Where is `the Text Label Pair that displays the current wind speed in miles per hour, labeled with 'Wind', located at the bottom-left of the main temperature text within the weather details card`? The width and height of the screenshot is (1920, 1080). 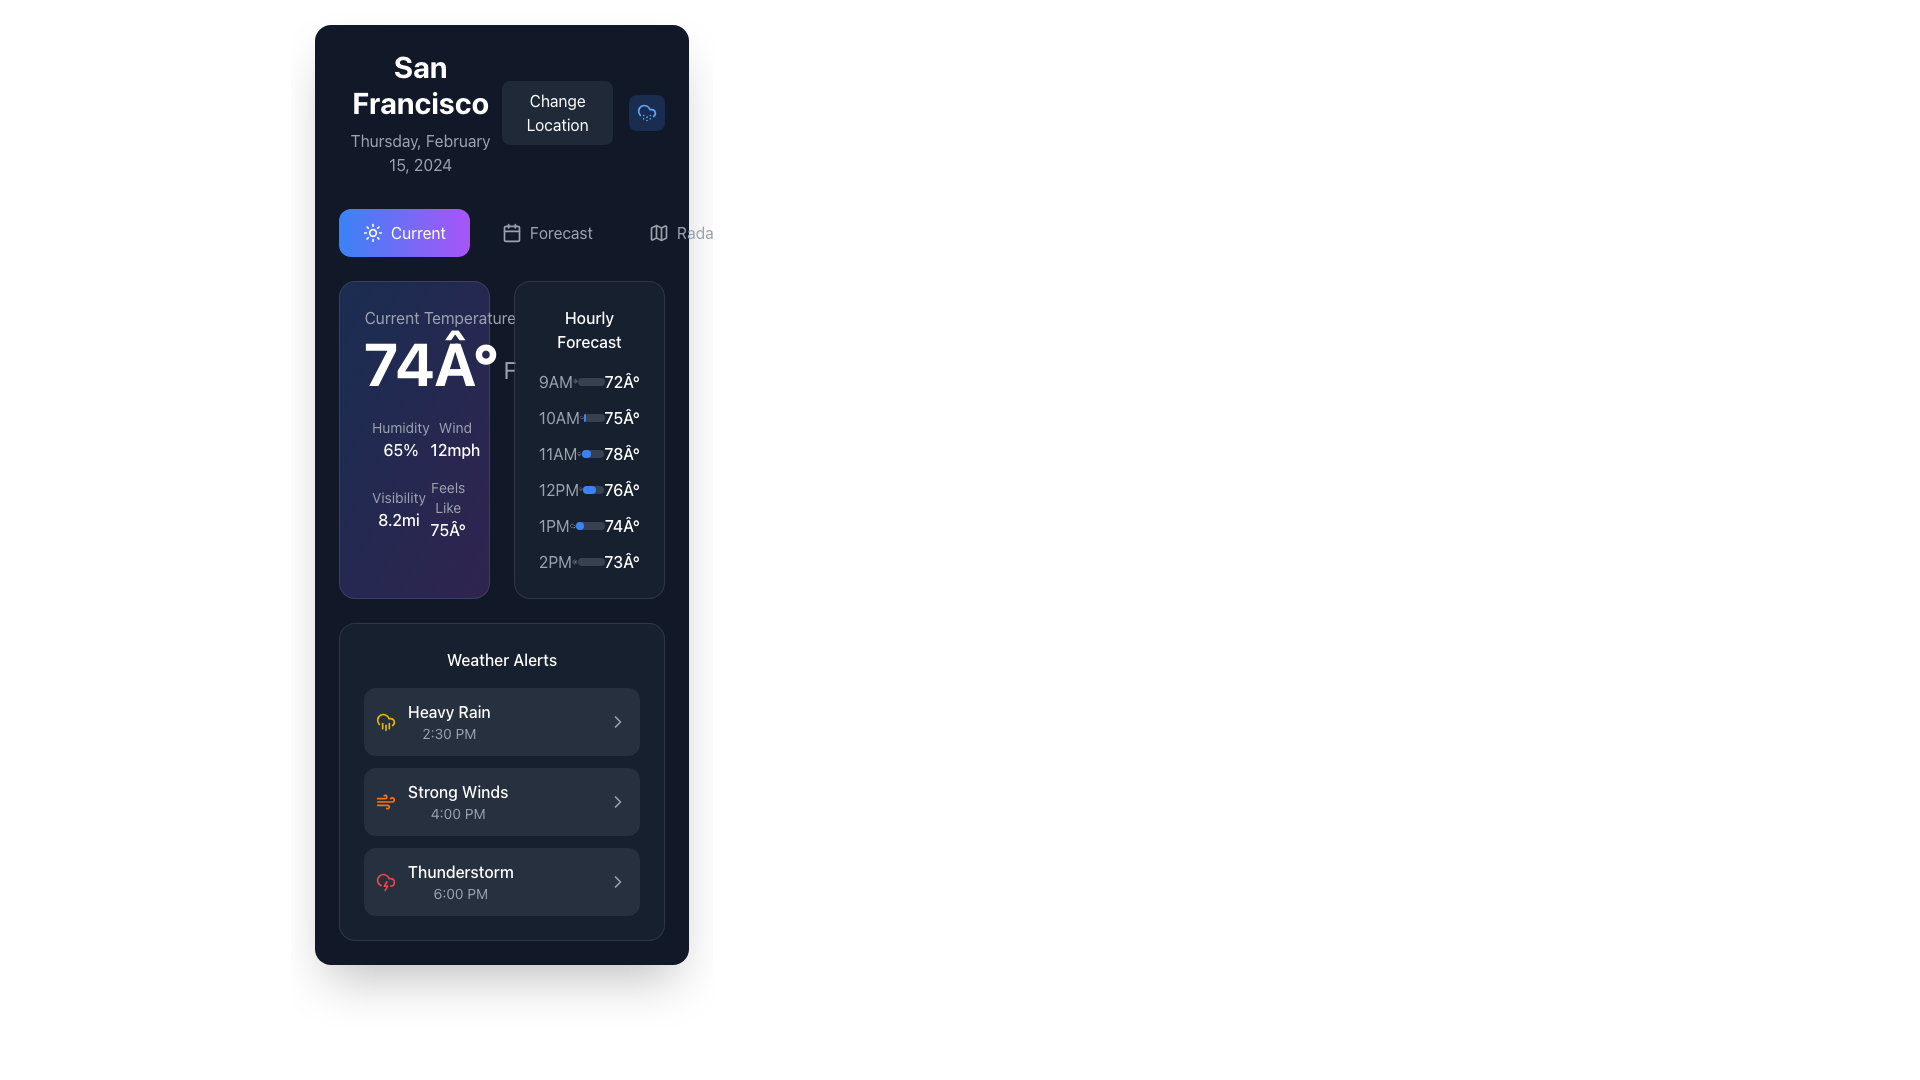 the Text Label Pair that displays the current wind speed in miles per hour, labeled with 'Wind', located at the bottom-left of the main temperature text within the weather details card is located at coordinates (454, 438).